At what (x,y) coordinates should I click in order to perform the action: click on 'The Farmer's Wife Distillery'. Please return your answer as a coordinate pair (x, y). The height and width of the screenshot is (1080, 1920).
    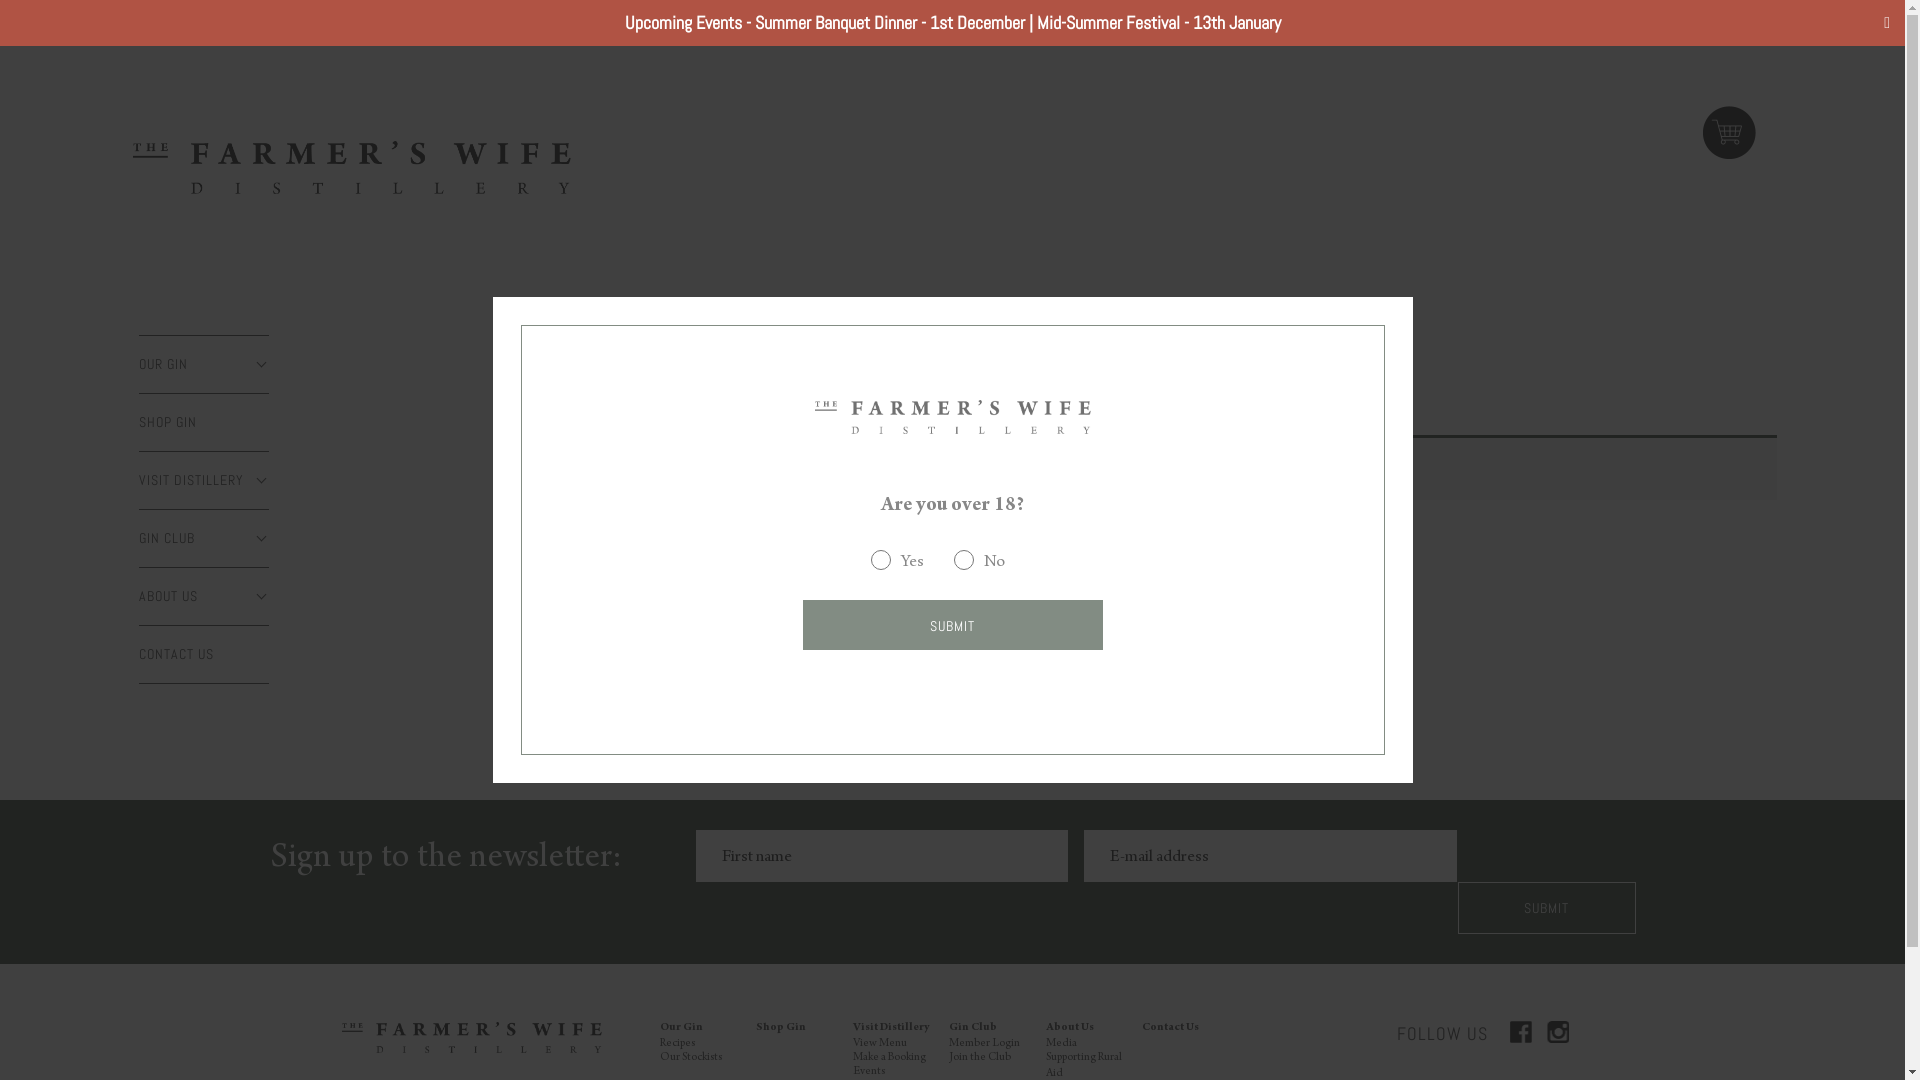
    Looking at the image, I should click on (470, 1036).